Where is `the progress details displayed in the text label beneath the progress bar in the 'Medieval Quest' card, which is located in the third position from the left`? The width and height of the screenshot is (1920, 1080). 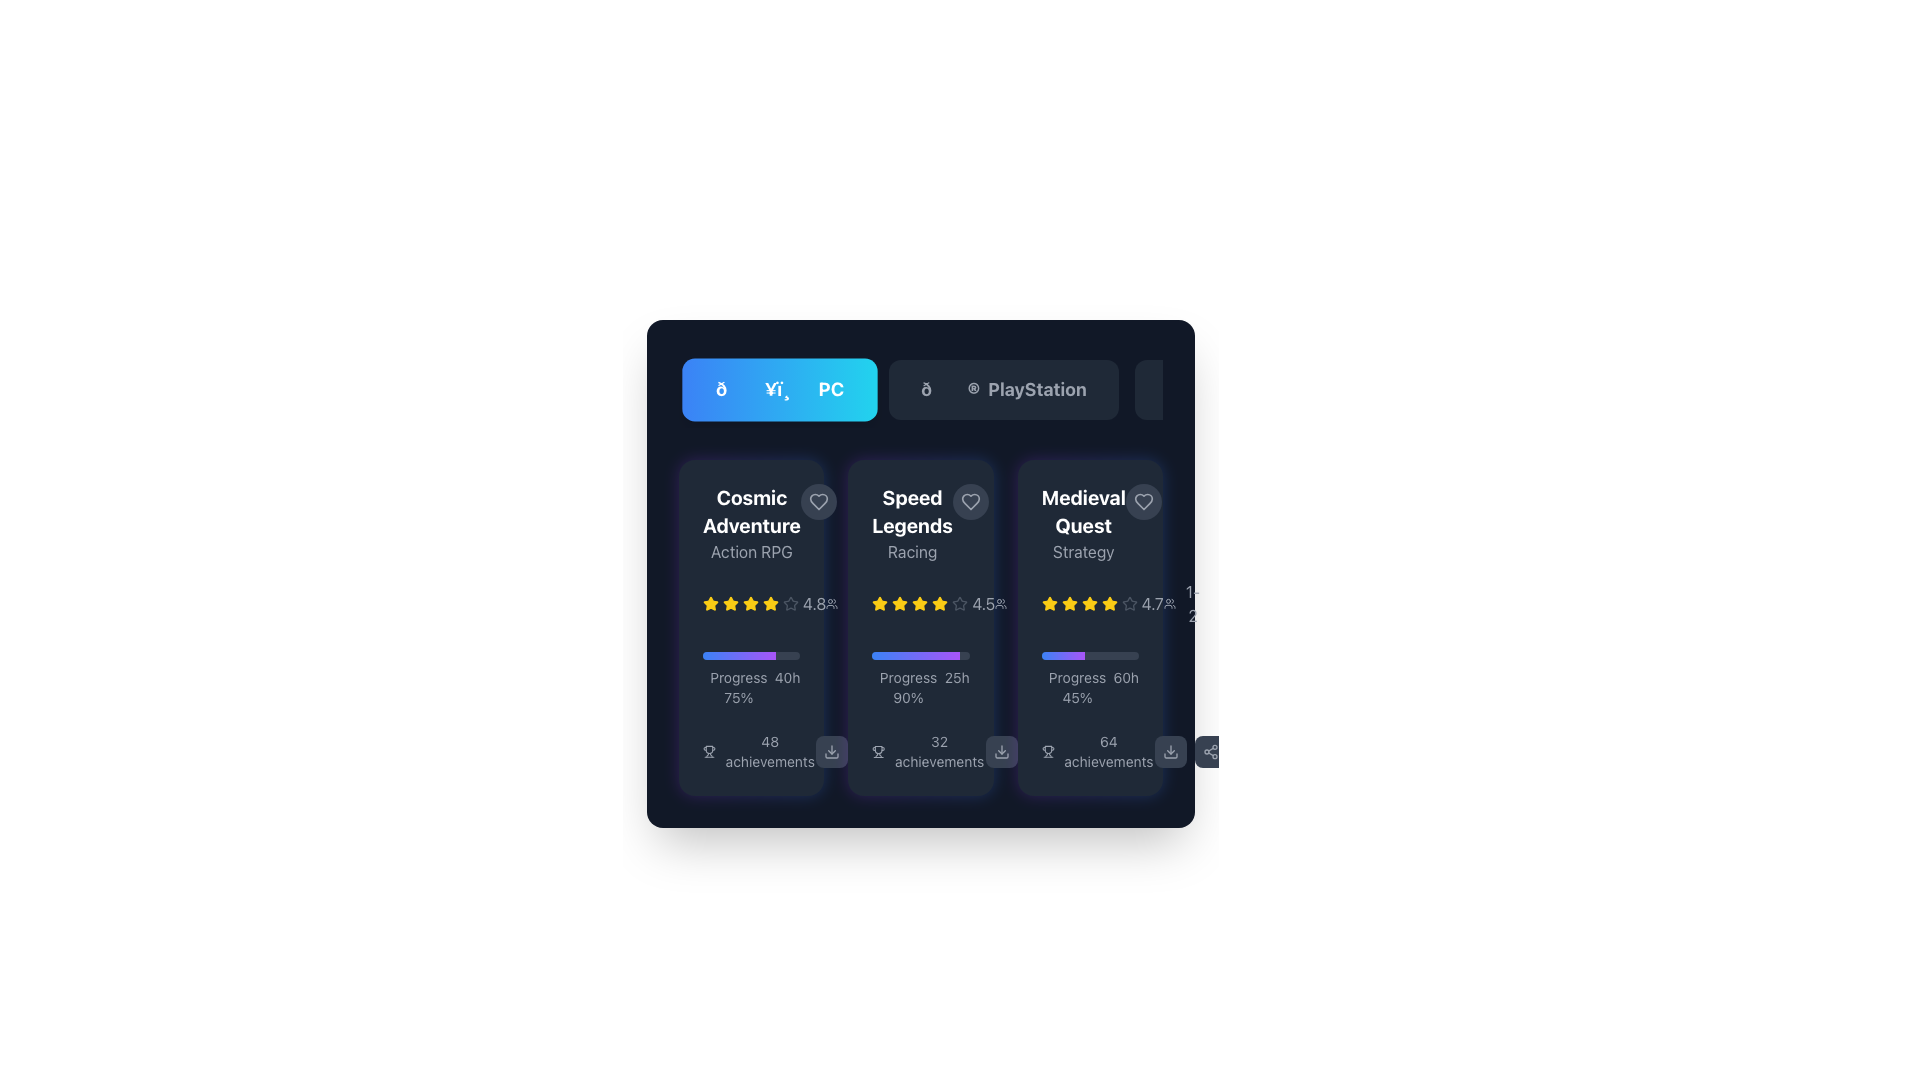 the progress details displayed in the text label beneath the progress bar in the 'Medieval Quest' card, which is located in the third position from the left is located at coordinates (1089, 678).